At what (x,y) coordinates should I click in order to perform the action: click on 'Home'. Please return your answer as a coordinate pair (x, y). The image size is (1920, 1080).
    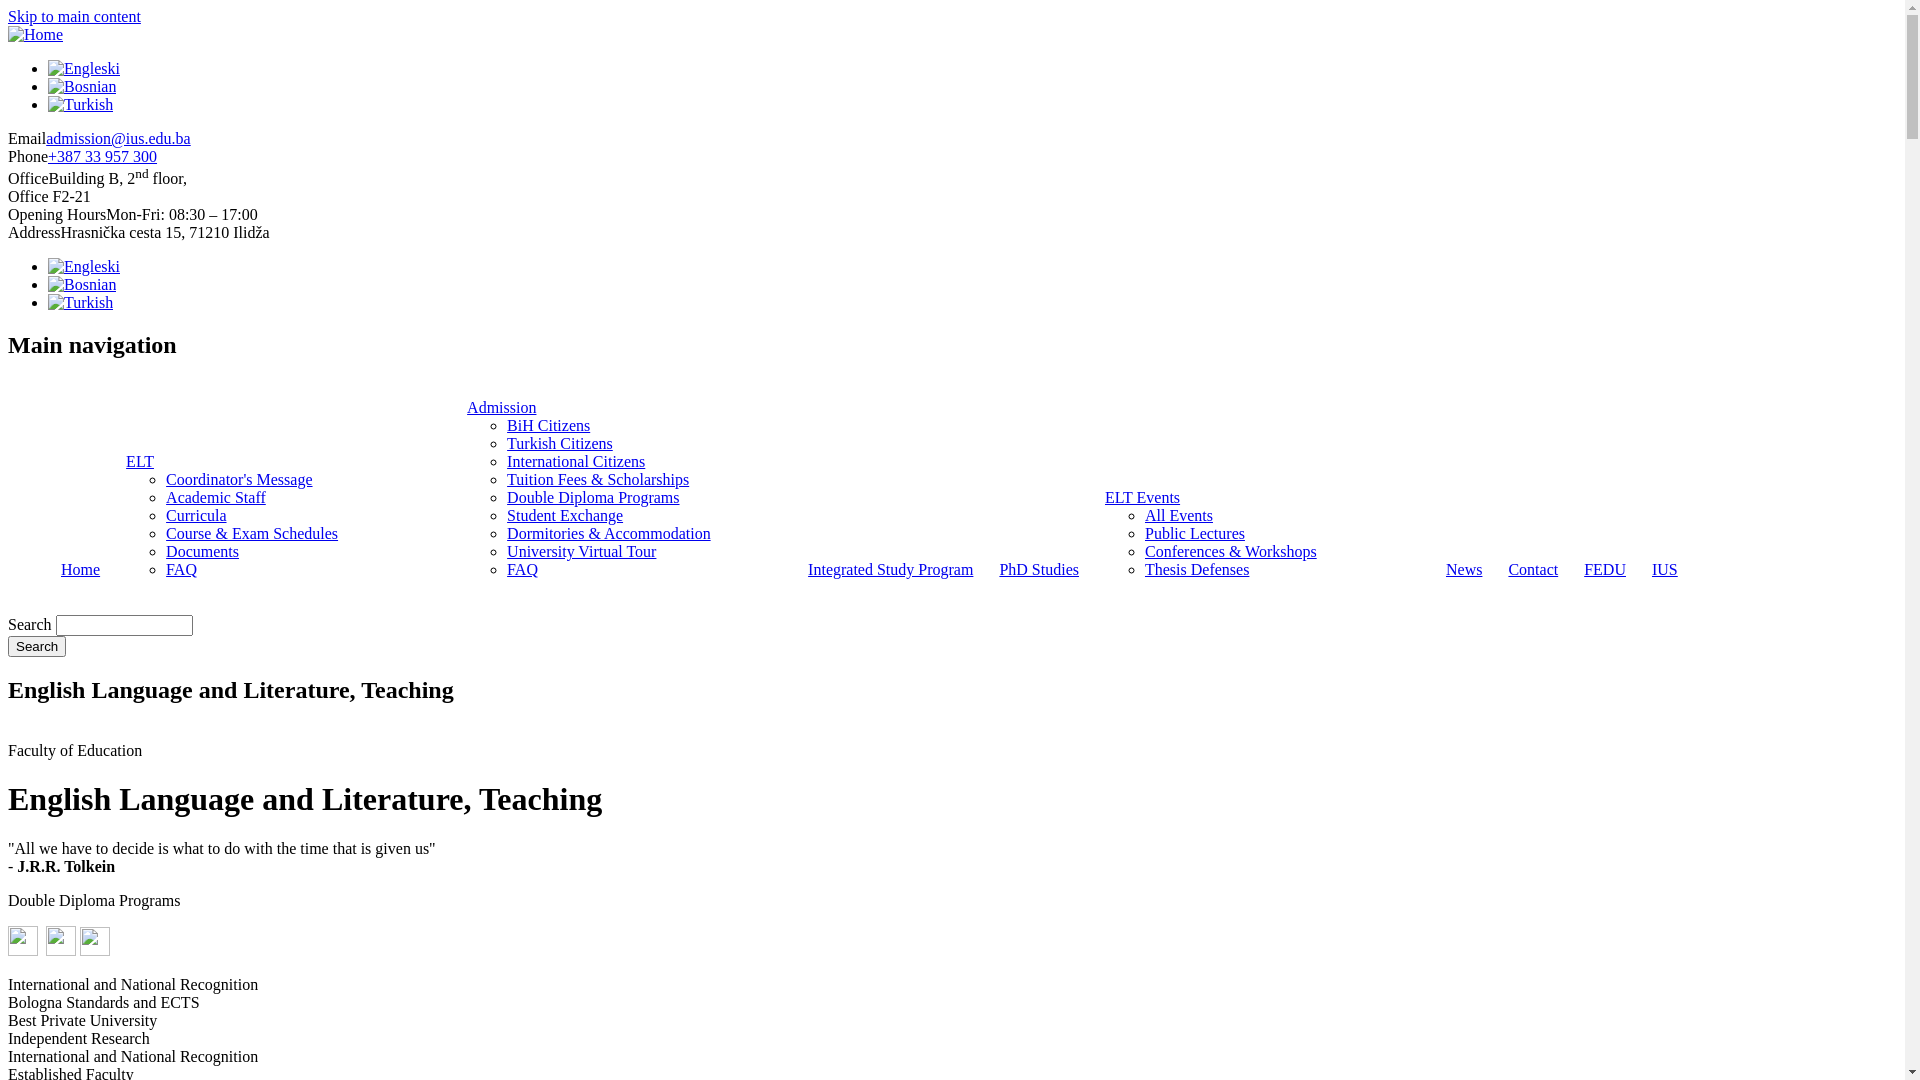
    Looking at the image, I should click on (35, 34).